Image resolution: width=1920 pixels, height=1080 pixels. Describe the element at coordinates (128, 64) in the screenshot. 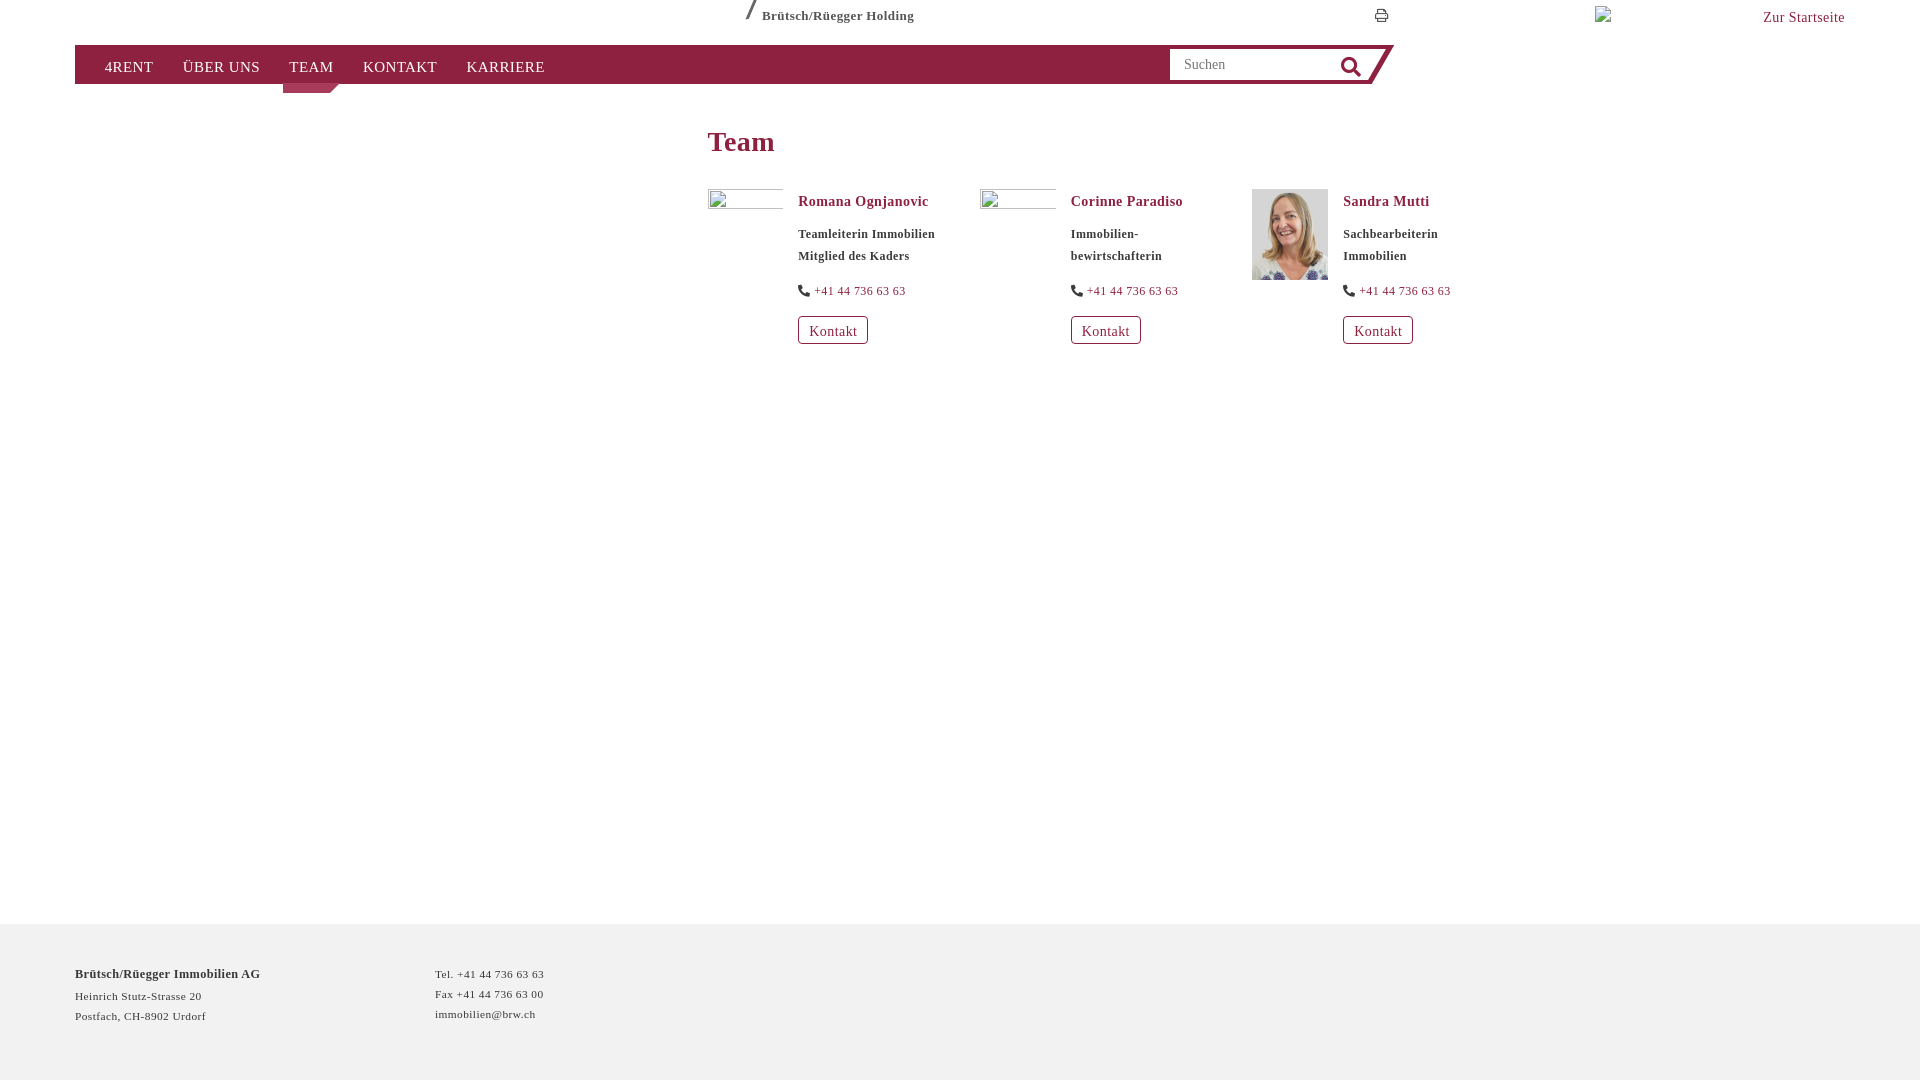

I see `'4RENT'` at that location.